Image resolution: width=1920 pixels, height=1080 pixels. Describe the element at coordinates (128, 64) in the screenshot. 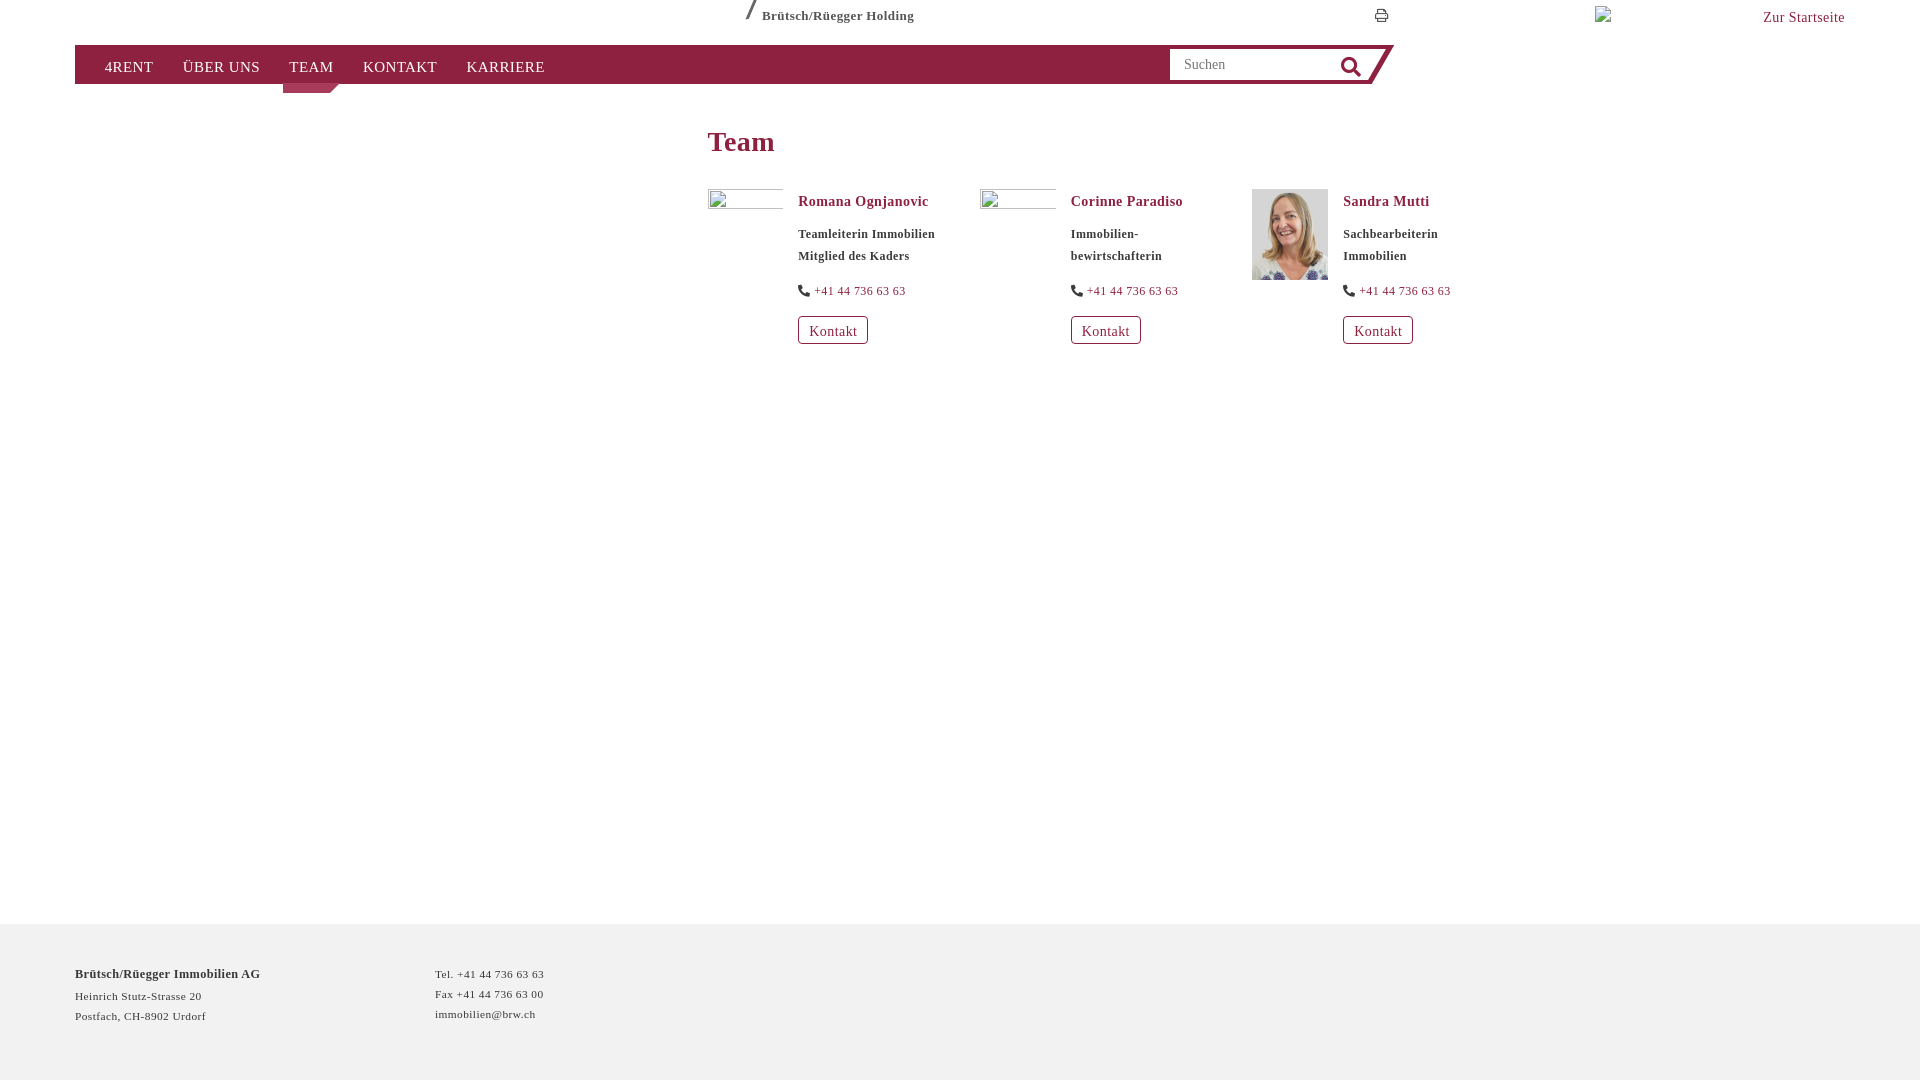

I see `'4RENT'` at that location.